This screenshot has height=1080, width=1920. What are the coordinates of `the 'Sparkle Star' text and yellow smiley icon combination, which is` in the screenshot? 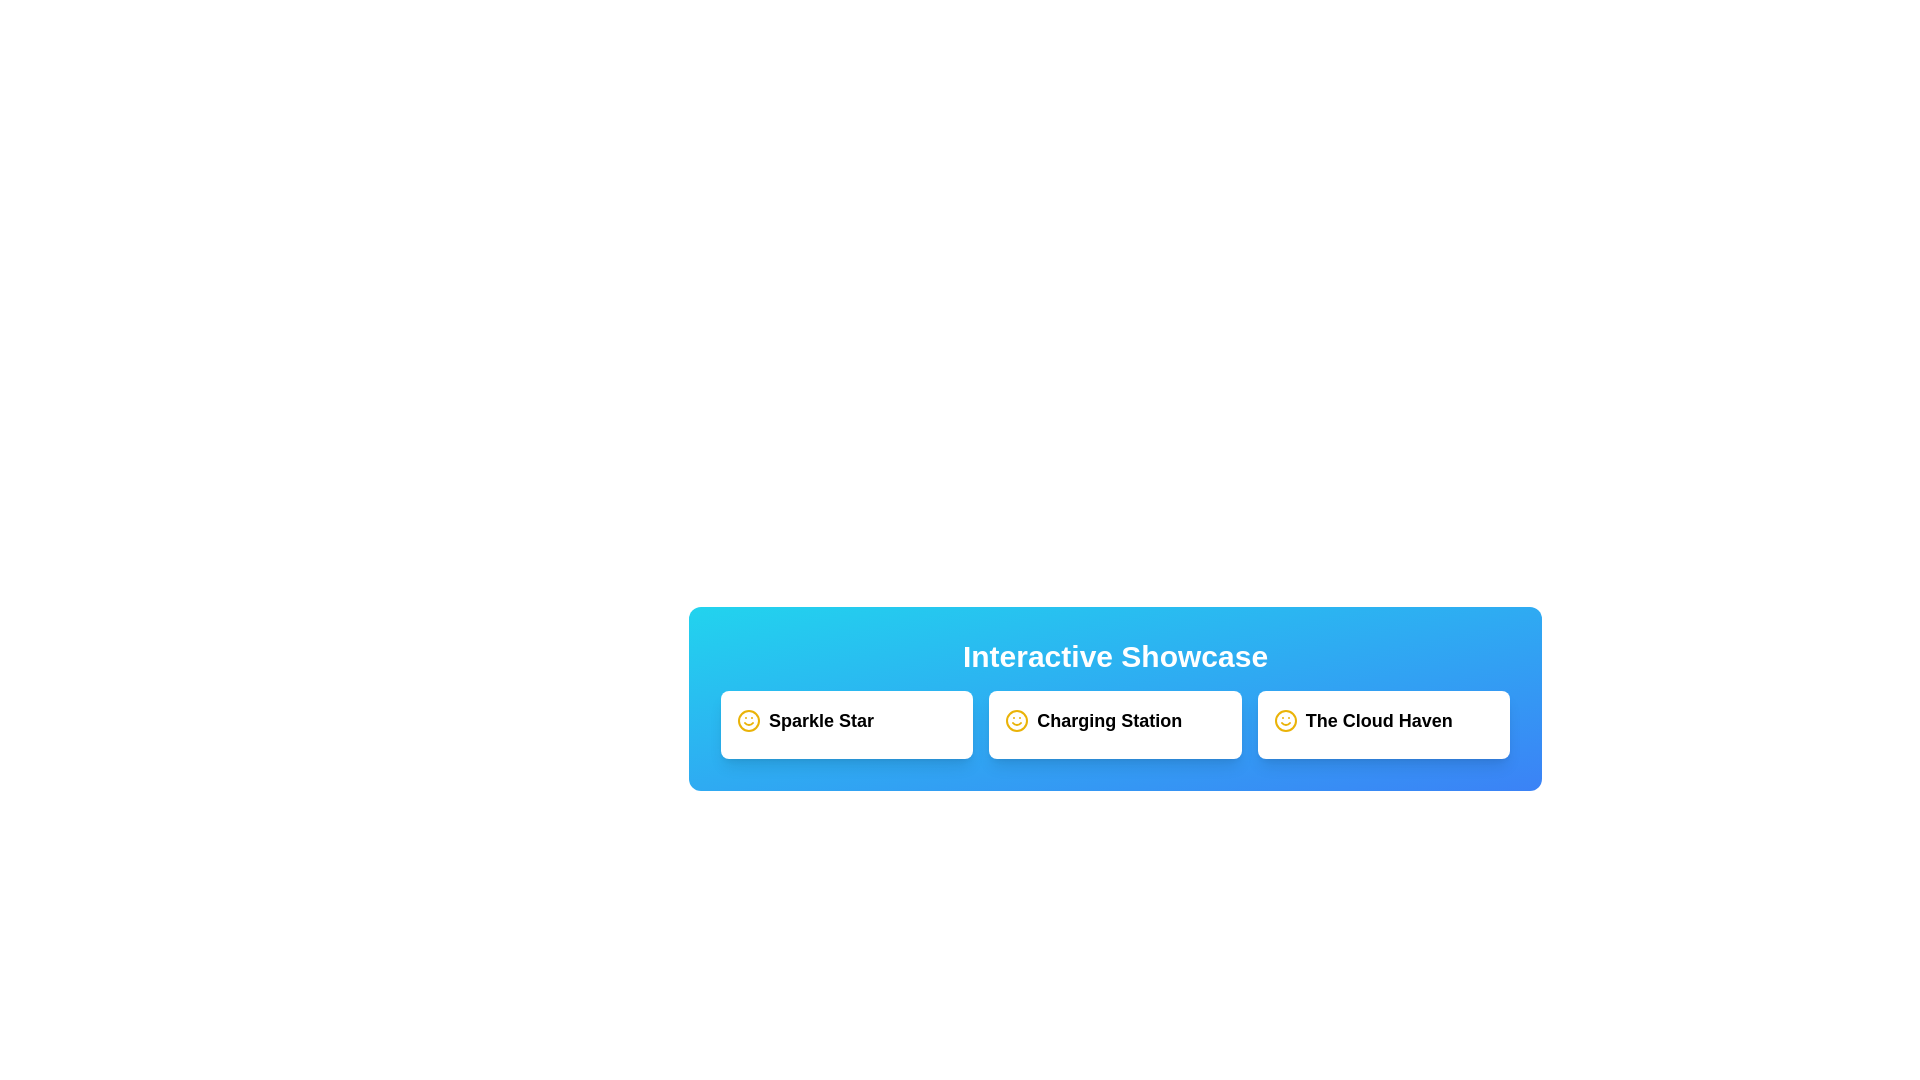 It's located at (847, 721).